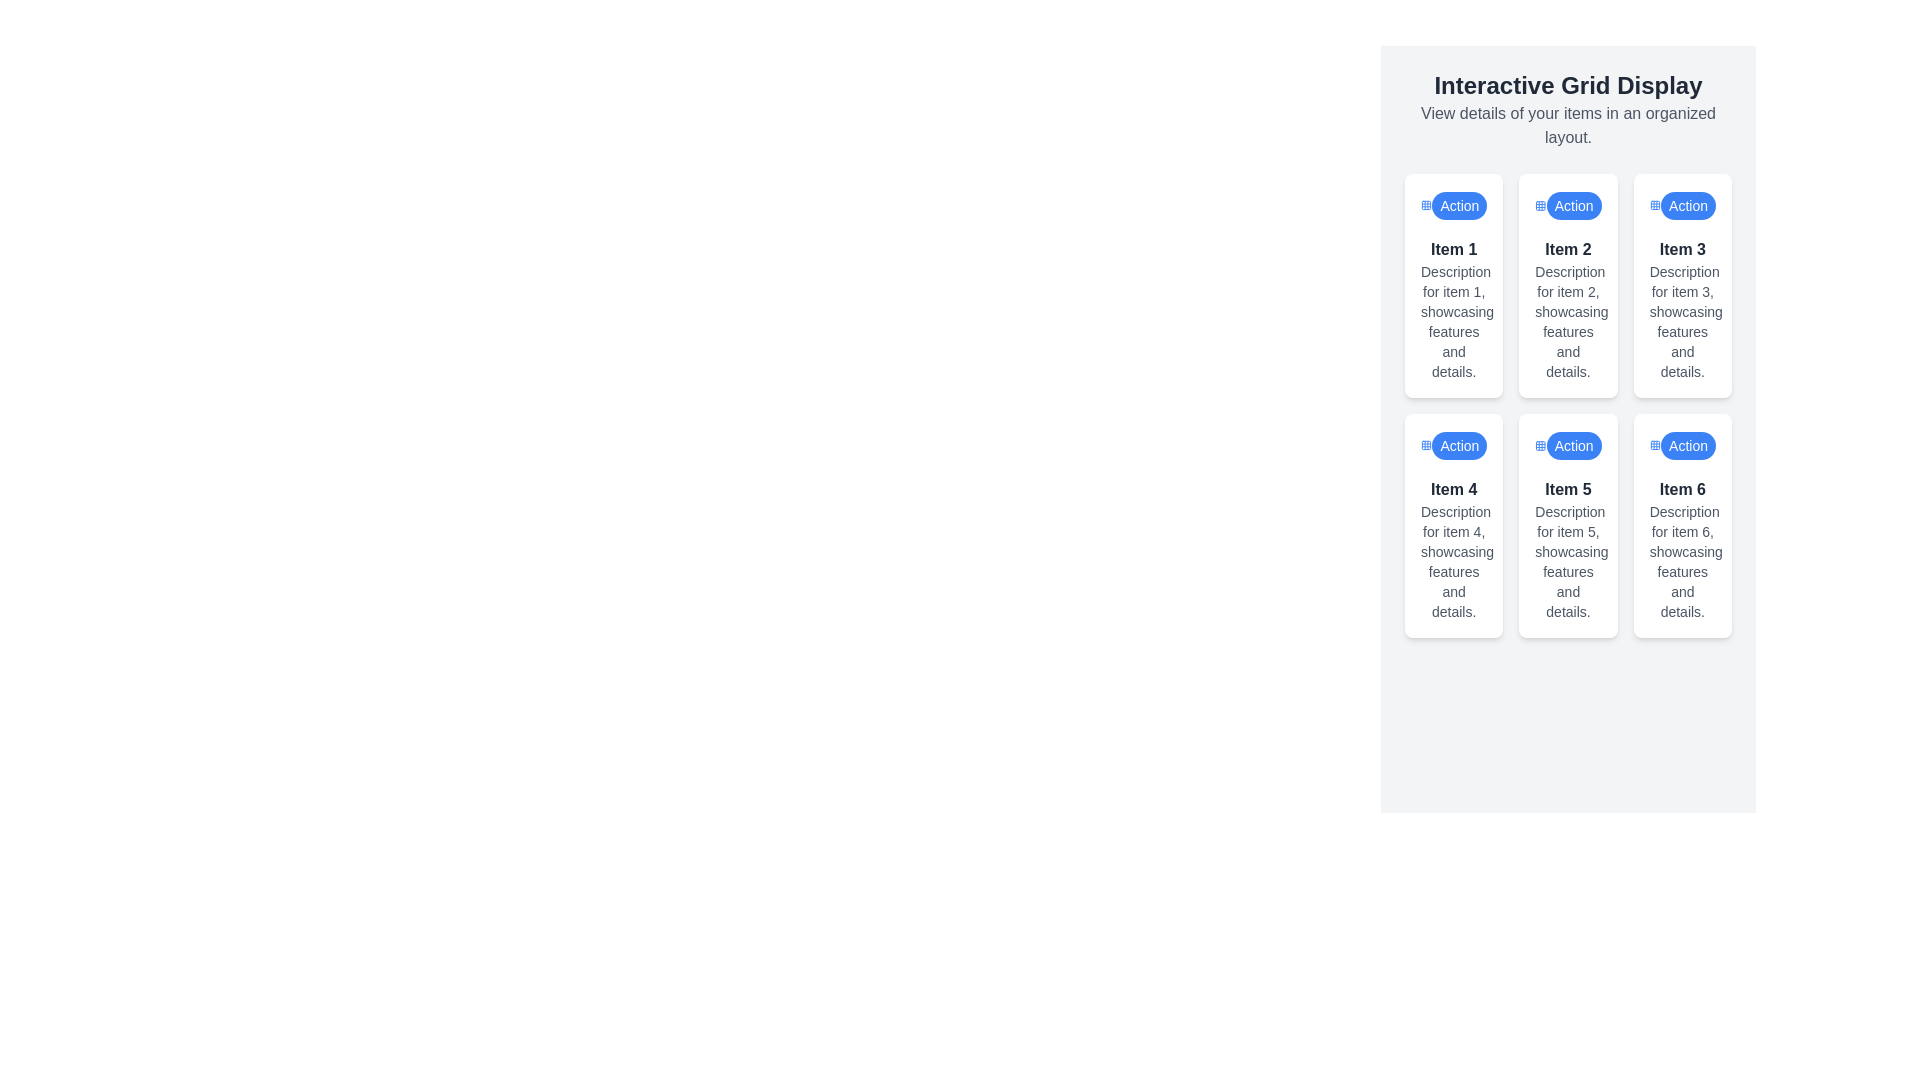 The width and height of the screenshot is (1920, 1080). I want to click on the blue button labeled 'Action' with a grid icon on the left, located in the top-right corner of the 'Item 2' card in the 'Interactive Grid Display', so click(1567, 205).